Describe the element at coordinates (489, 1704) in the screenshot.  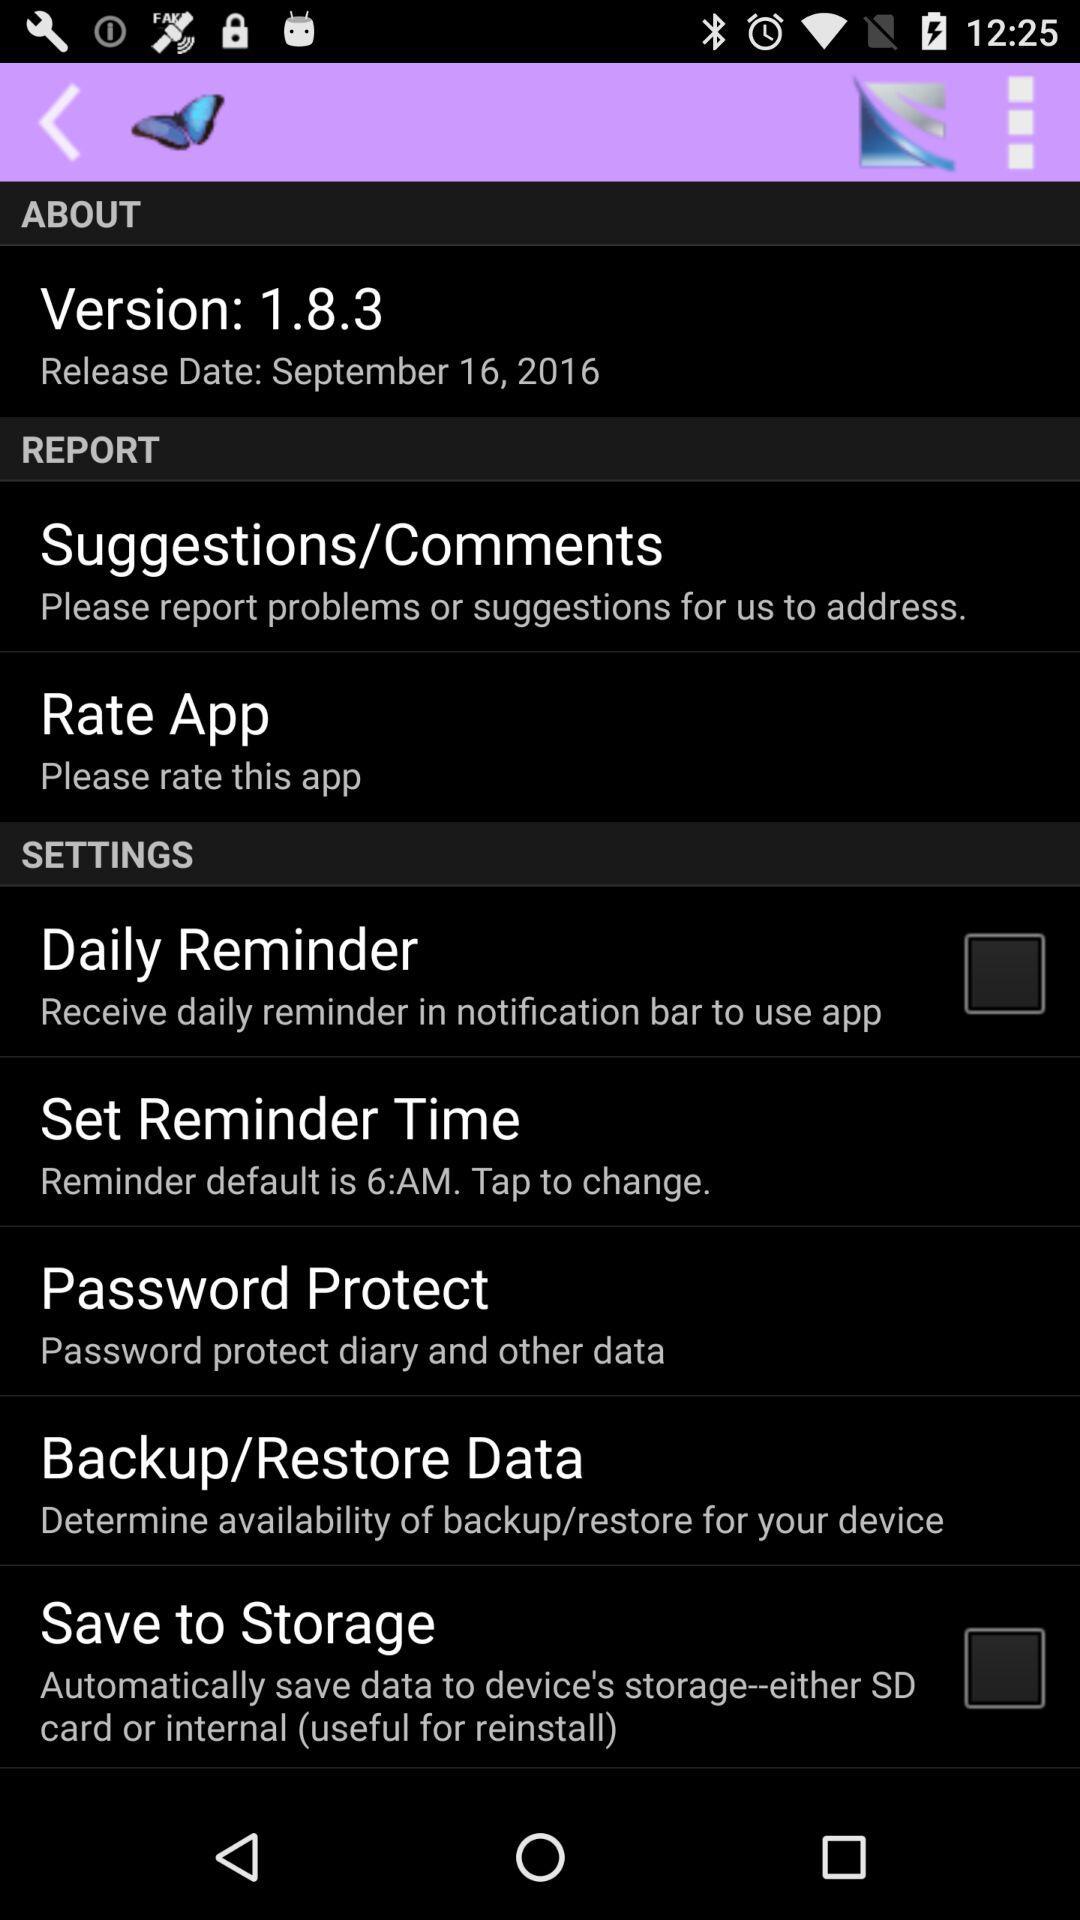
I see `the automatically save data app` at that location.